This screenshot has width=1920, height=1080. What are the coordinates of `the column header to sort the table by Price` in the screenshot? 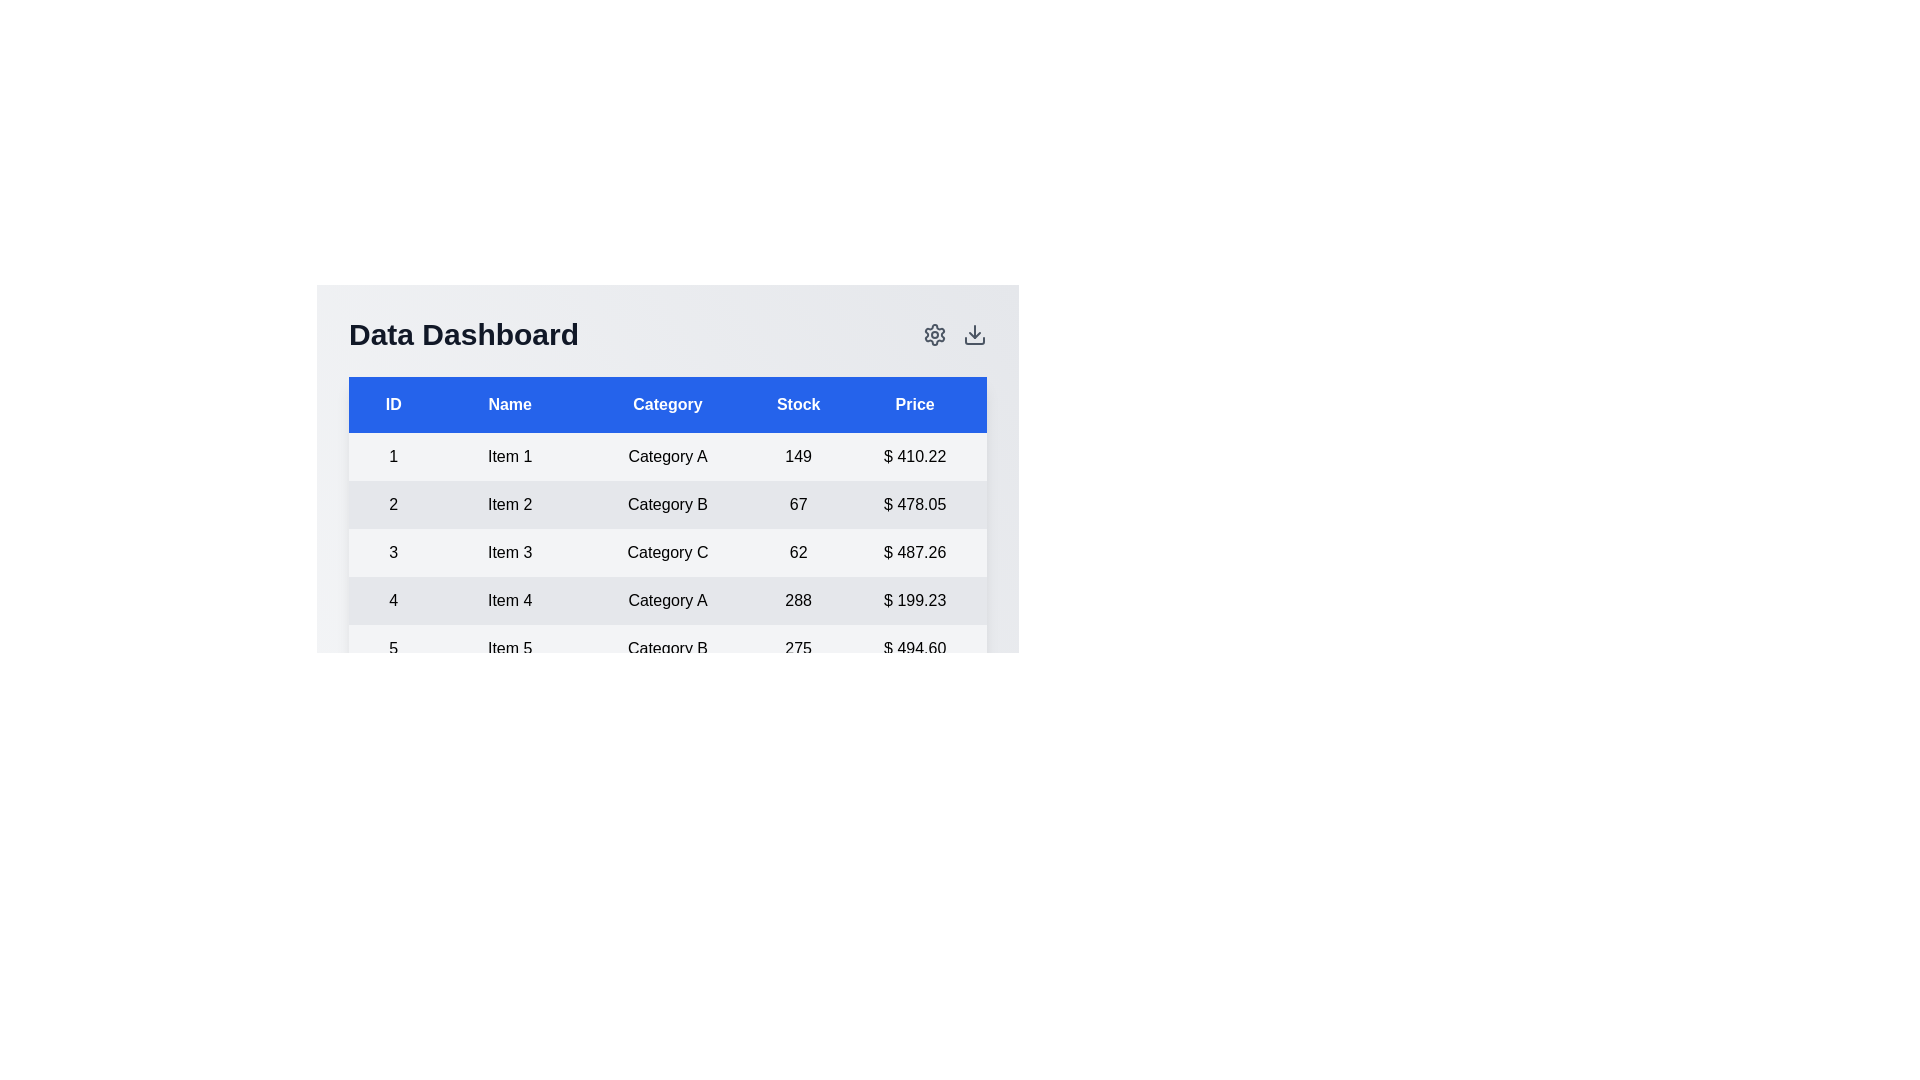 It's located at (914, 405).